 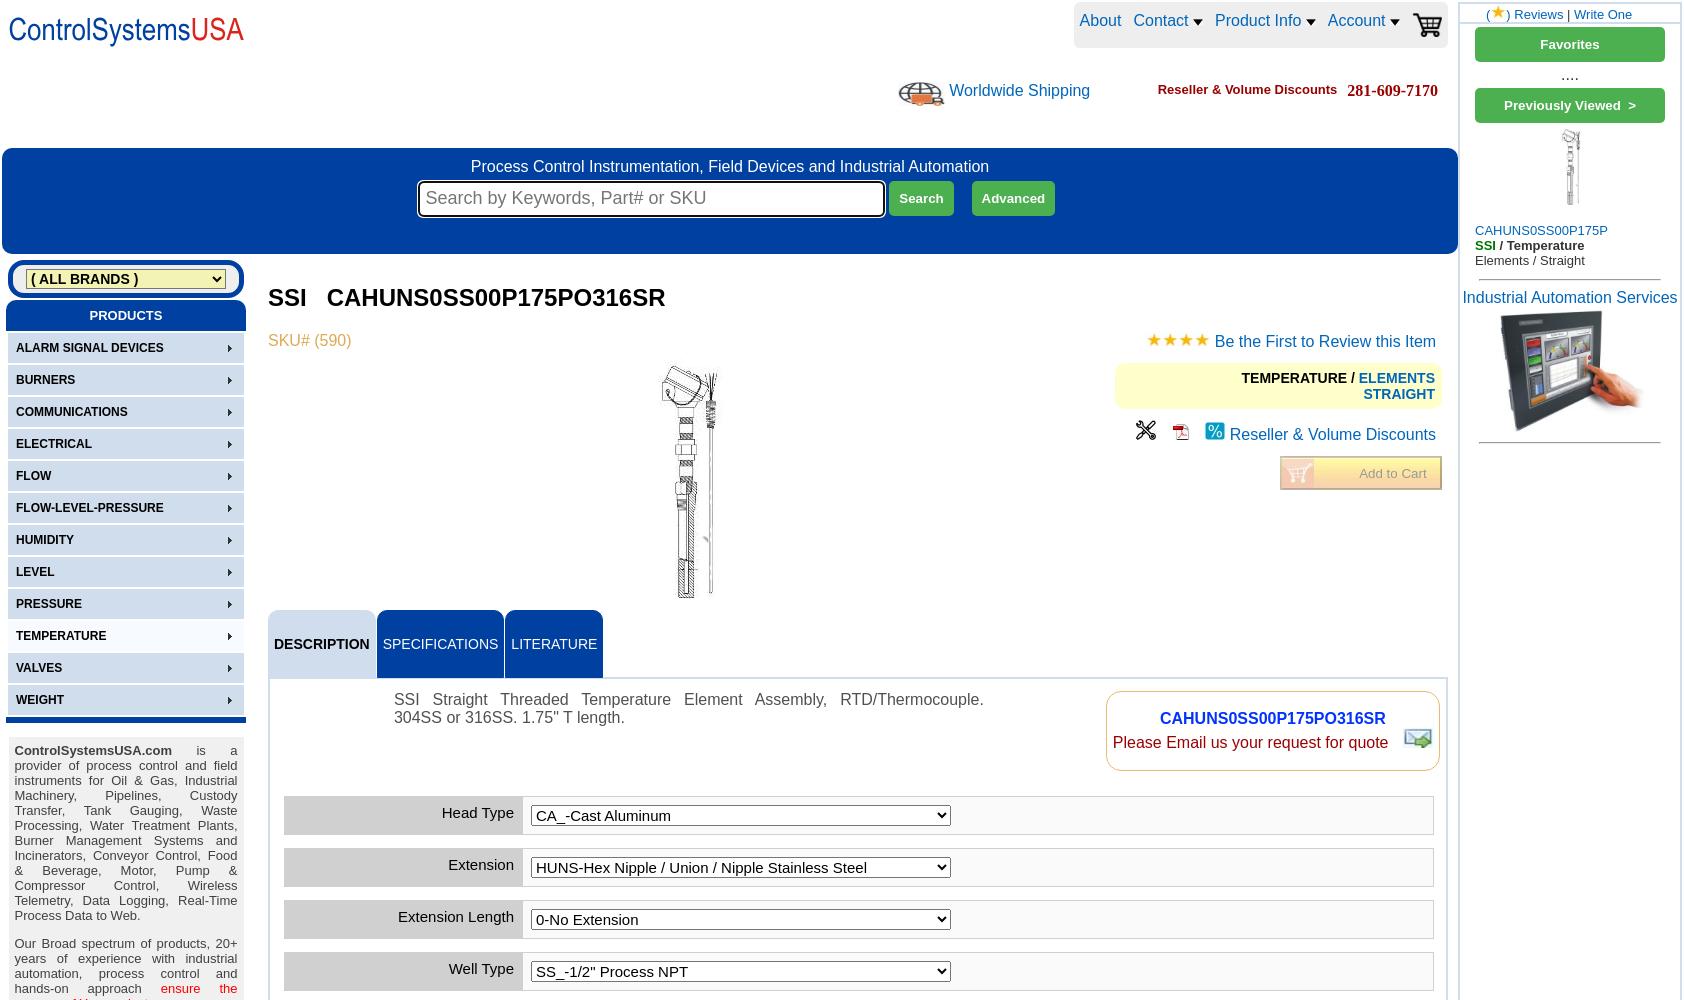 What do you see at coordinates (34, 571) in the screenshot?
I see `'LEVEL'` at bounding box center [34, 571].